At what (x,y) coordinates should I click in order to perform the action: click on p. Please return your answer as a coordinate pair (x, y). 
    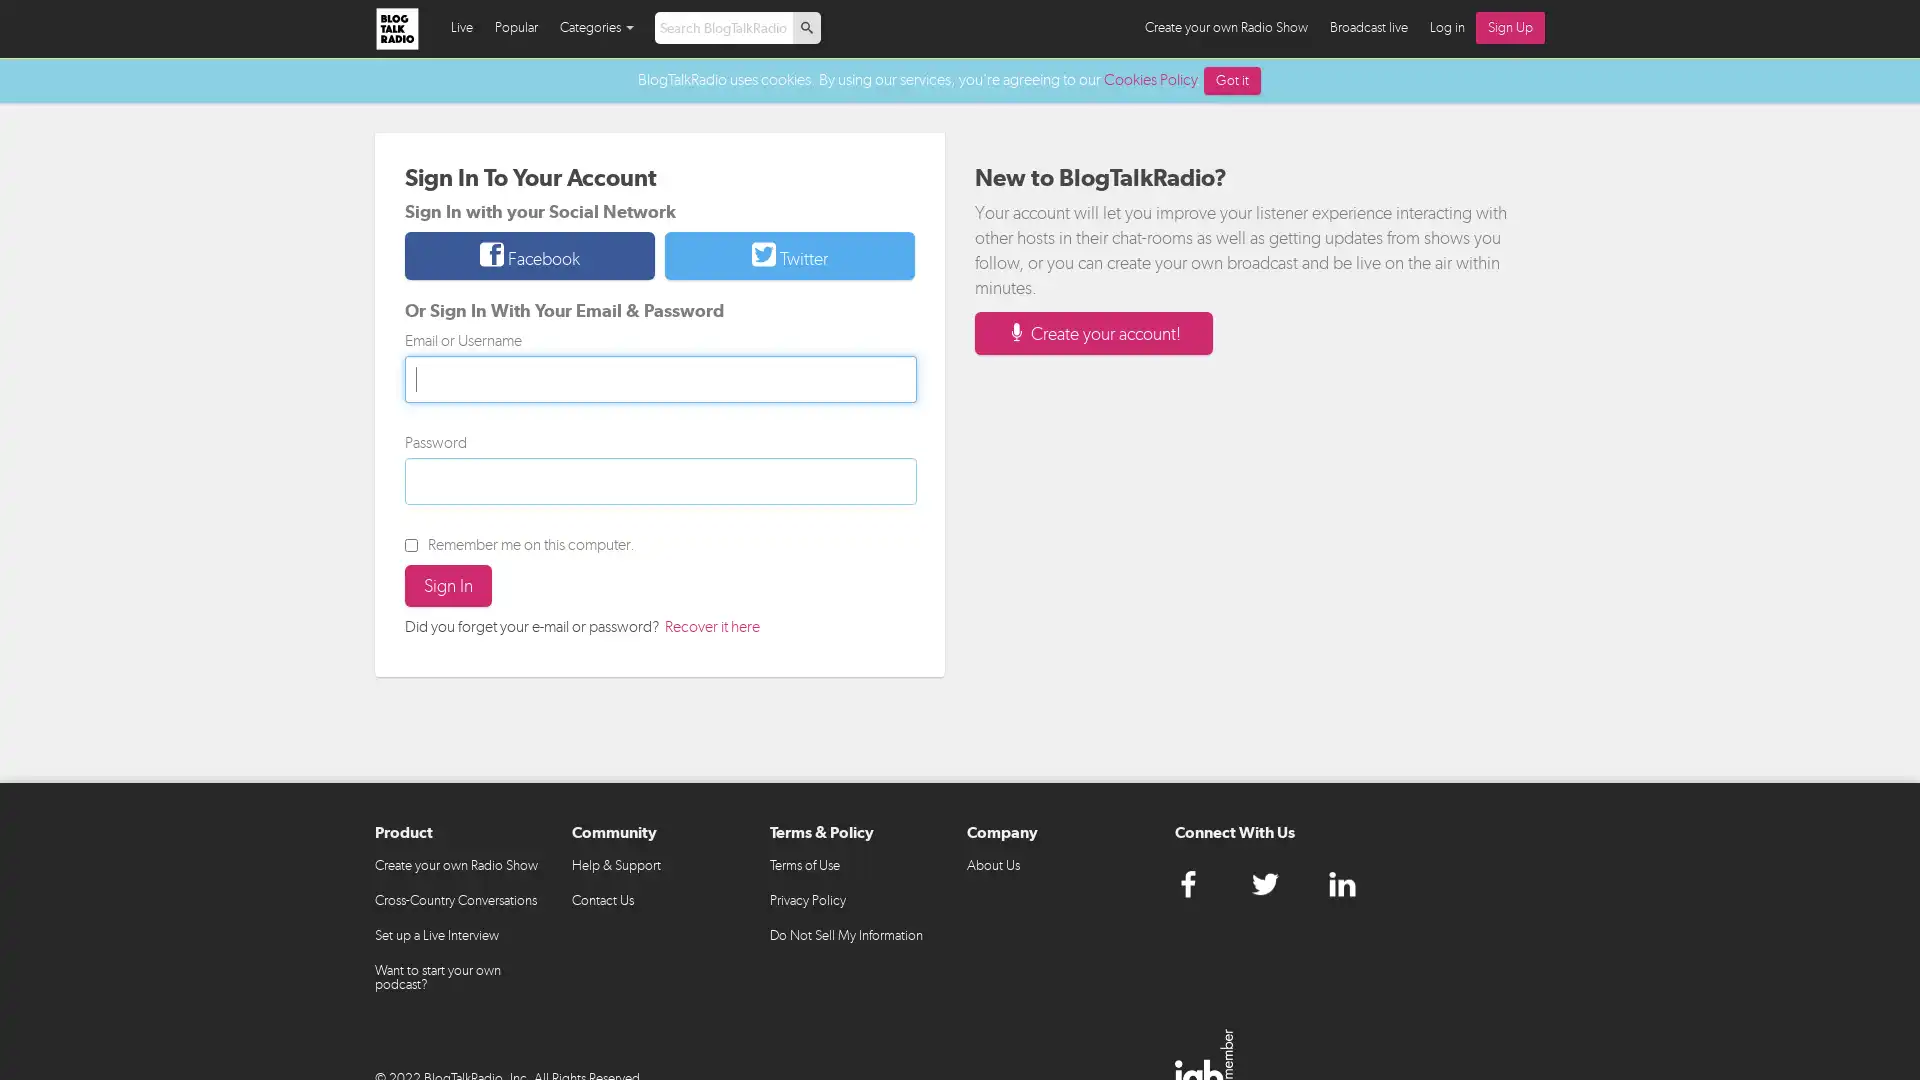
    Looking at the image, I should click on (806, 27).